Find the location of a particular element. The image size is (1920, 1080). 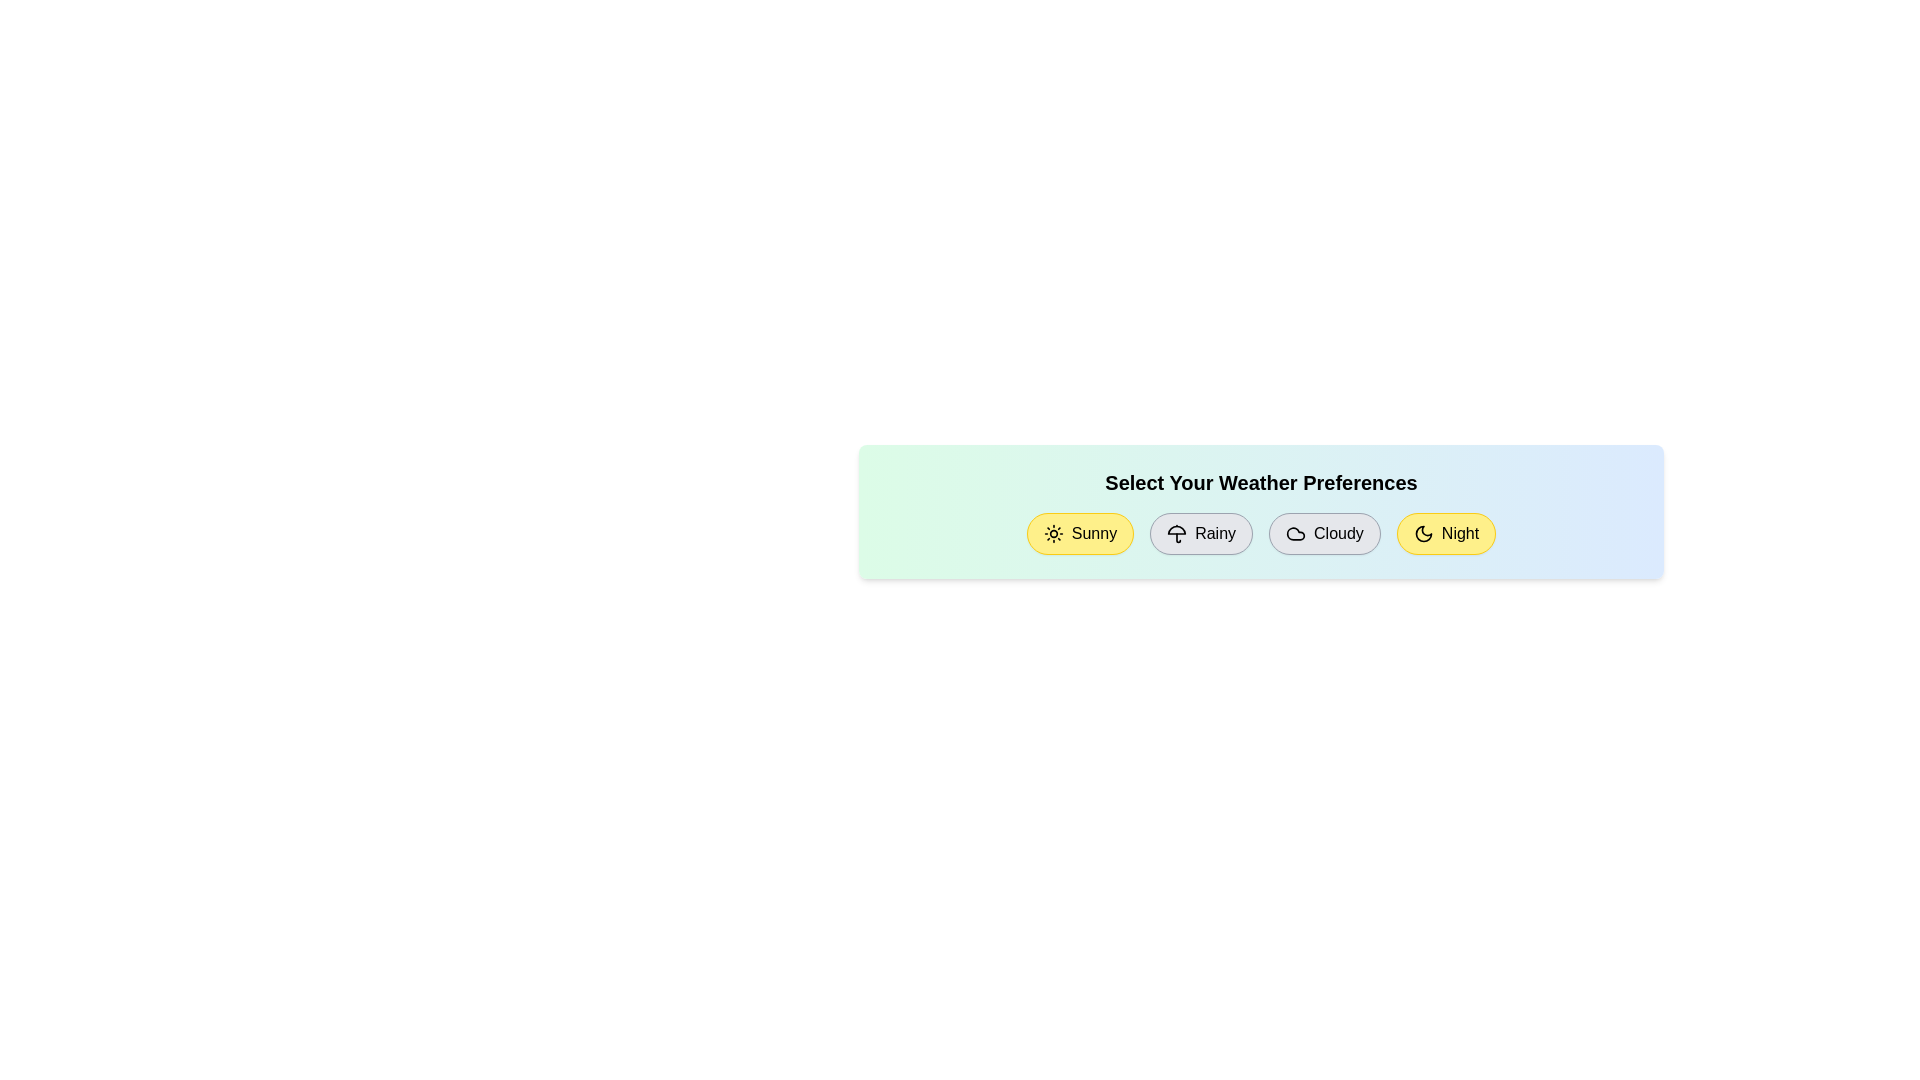

the weather chip labeled Cloudy to observe its hover effect is located at coordinates (1324, 532).